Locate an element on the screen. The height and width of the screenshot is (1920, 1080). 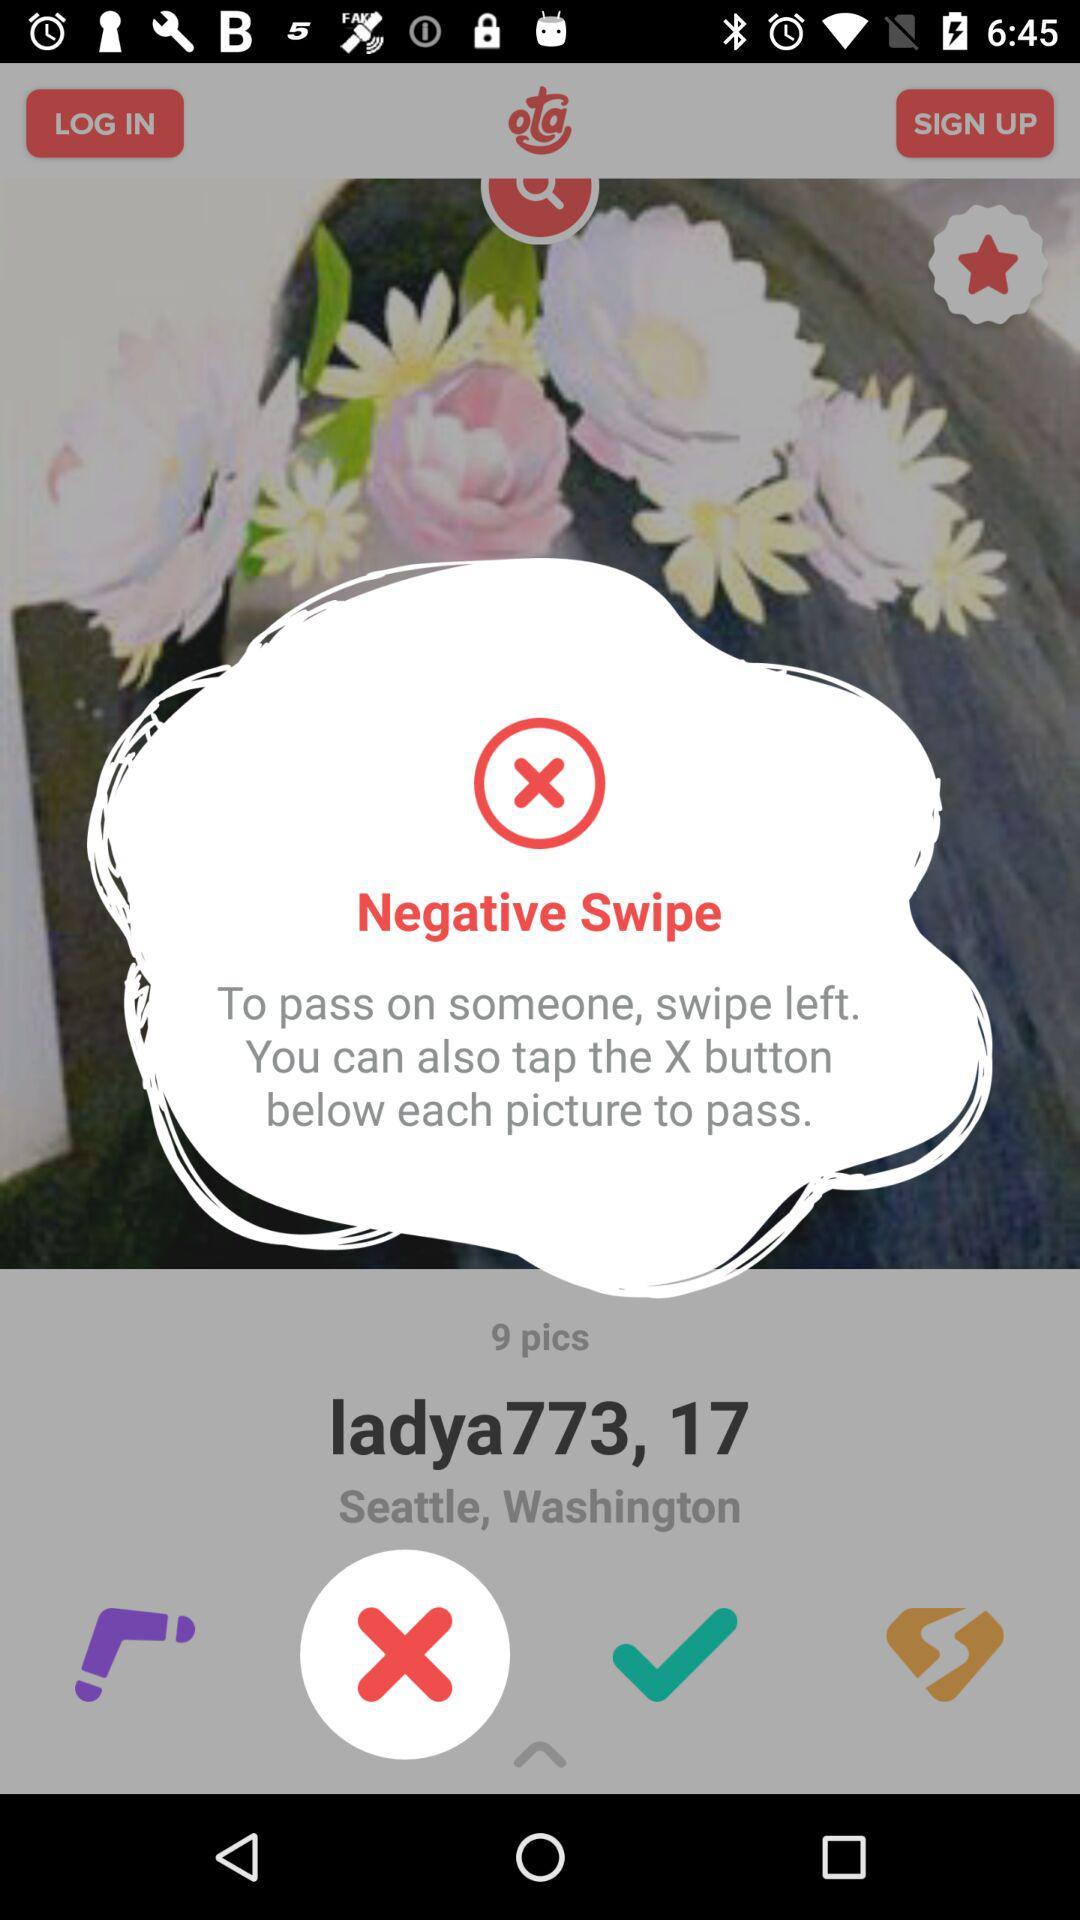
log in is located at coordinates (104, 122).